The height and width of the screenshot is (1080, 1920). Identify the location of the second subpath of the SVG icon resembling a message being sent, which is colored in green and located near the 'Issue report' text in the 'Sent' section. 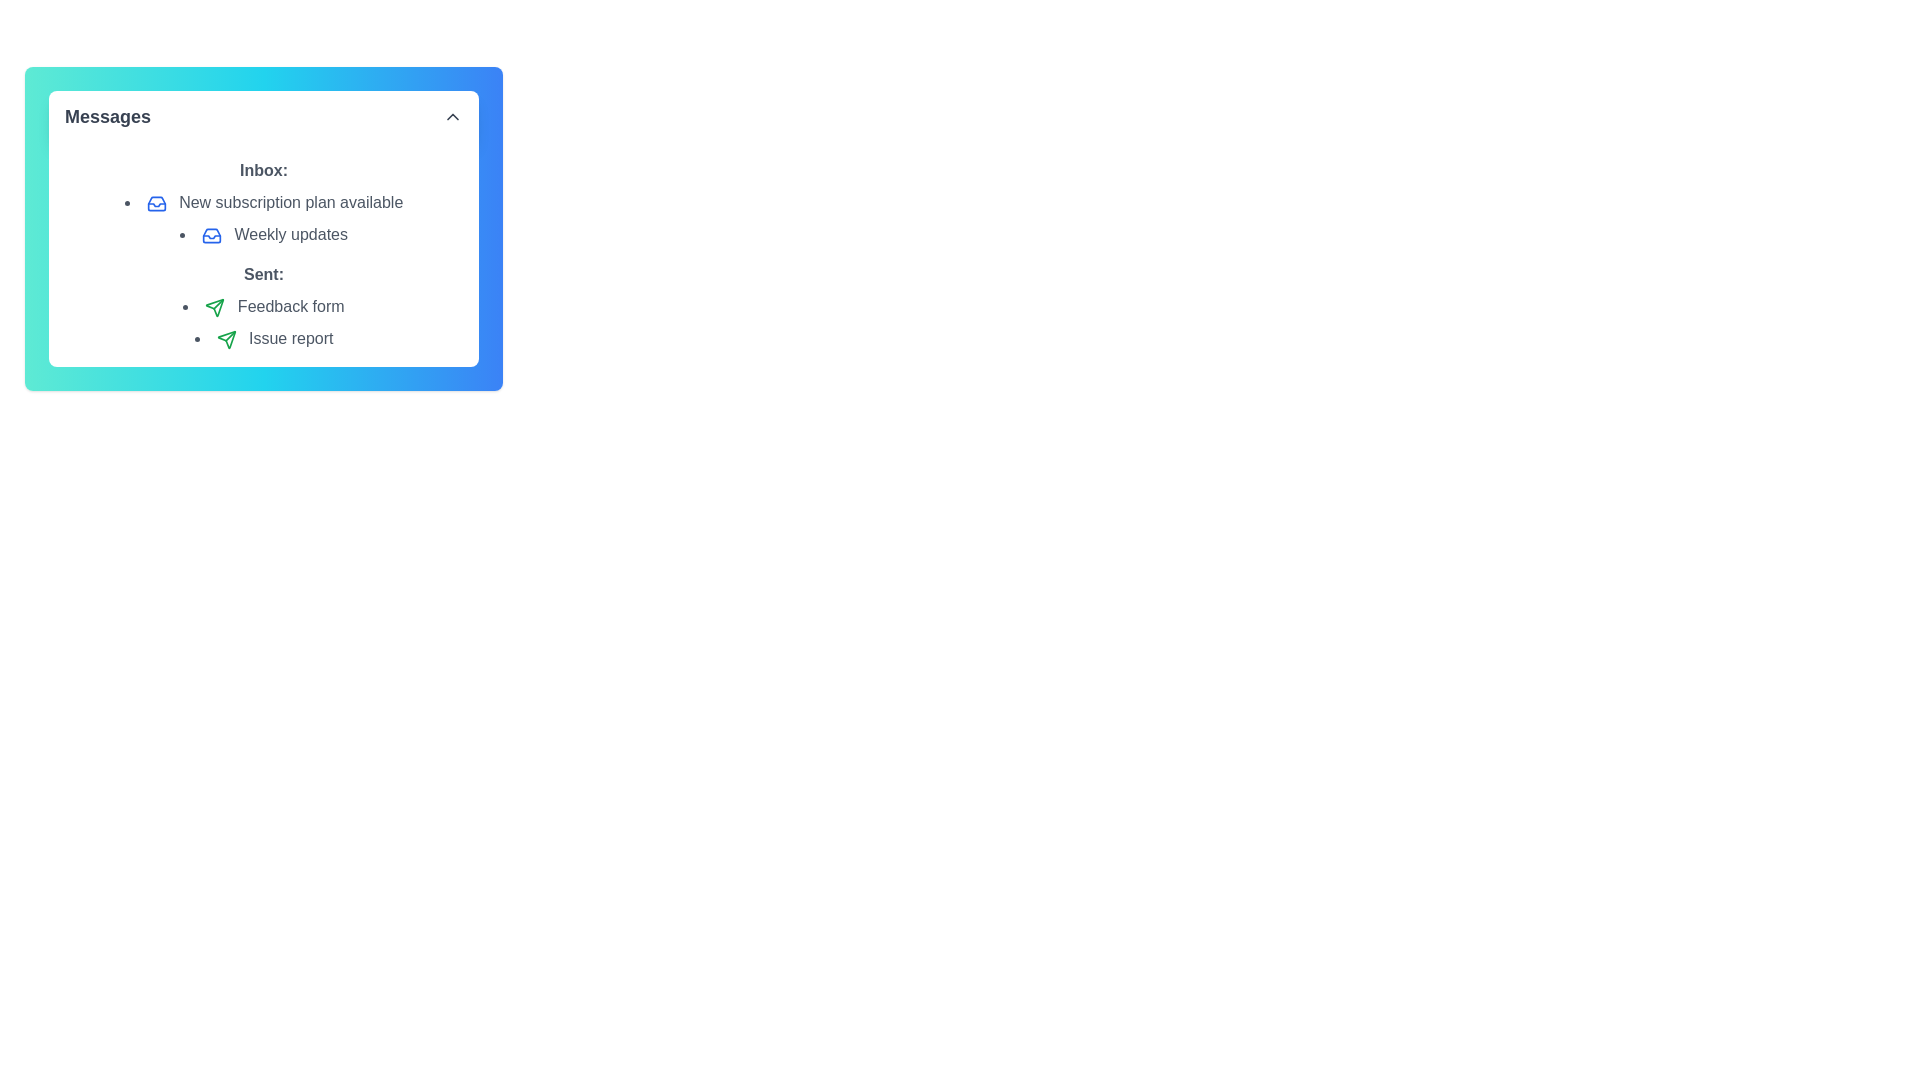
(230, 335).